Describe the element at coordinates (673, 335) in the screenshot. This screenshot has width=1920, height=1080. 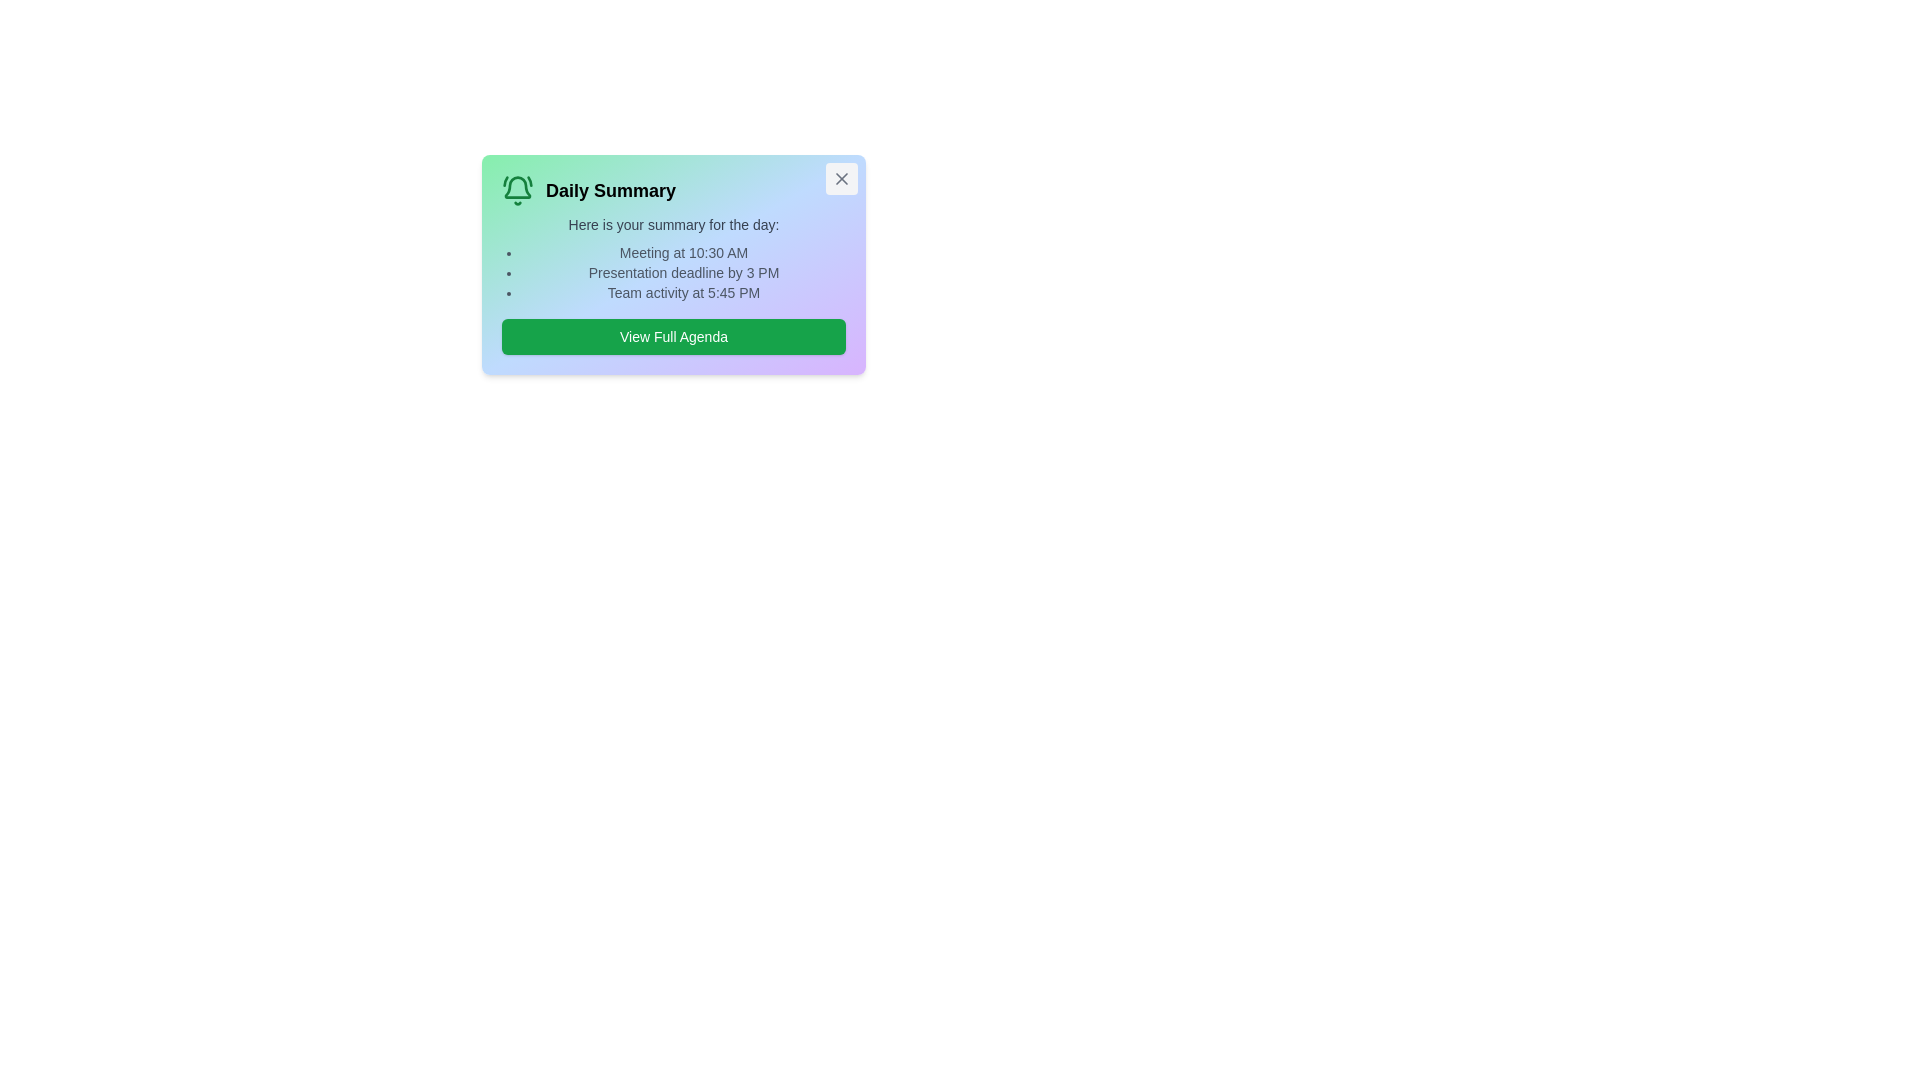
I see `the 'View Full Agenda' button to open the detailed agenda` at that location.